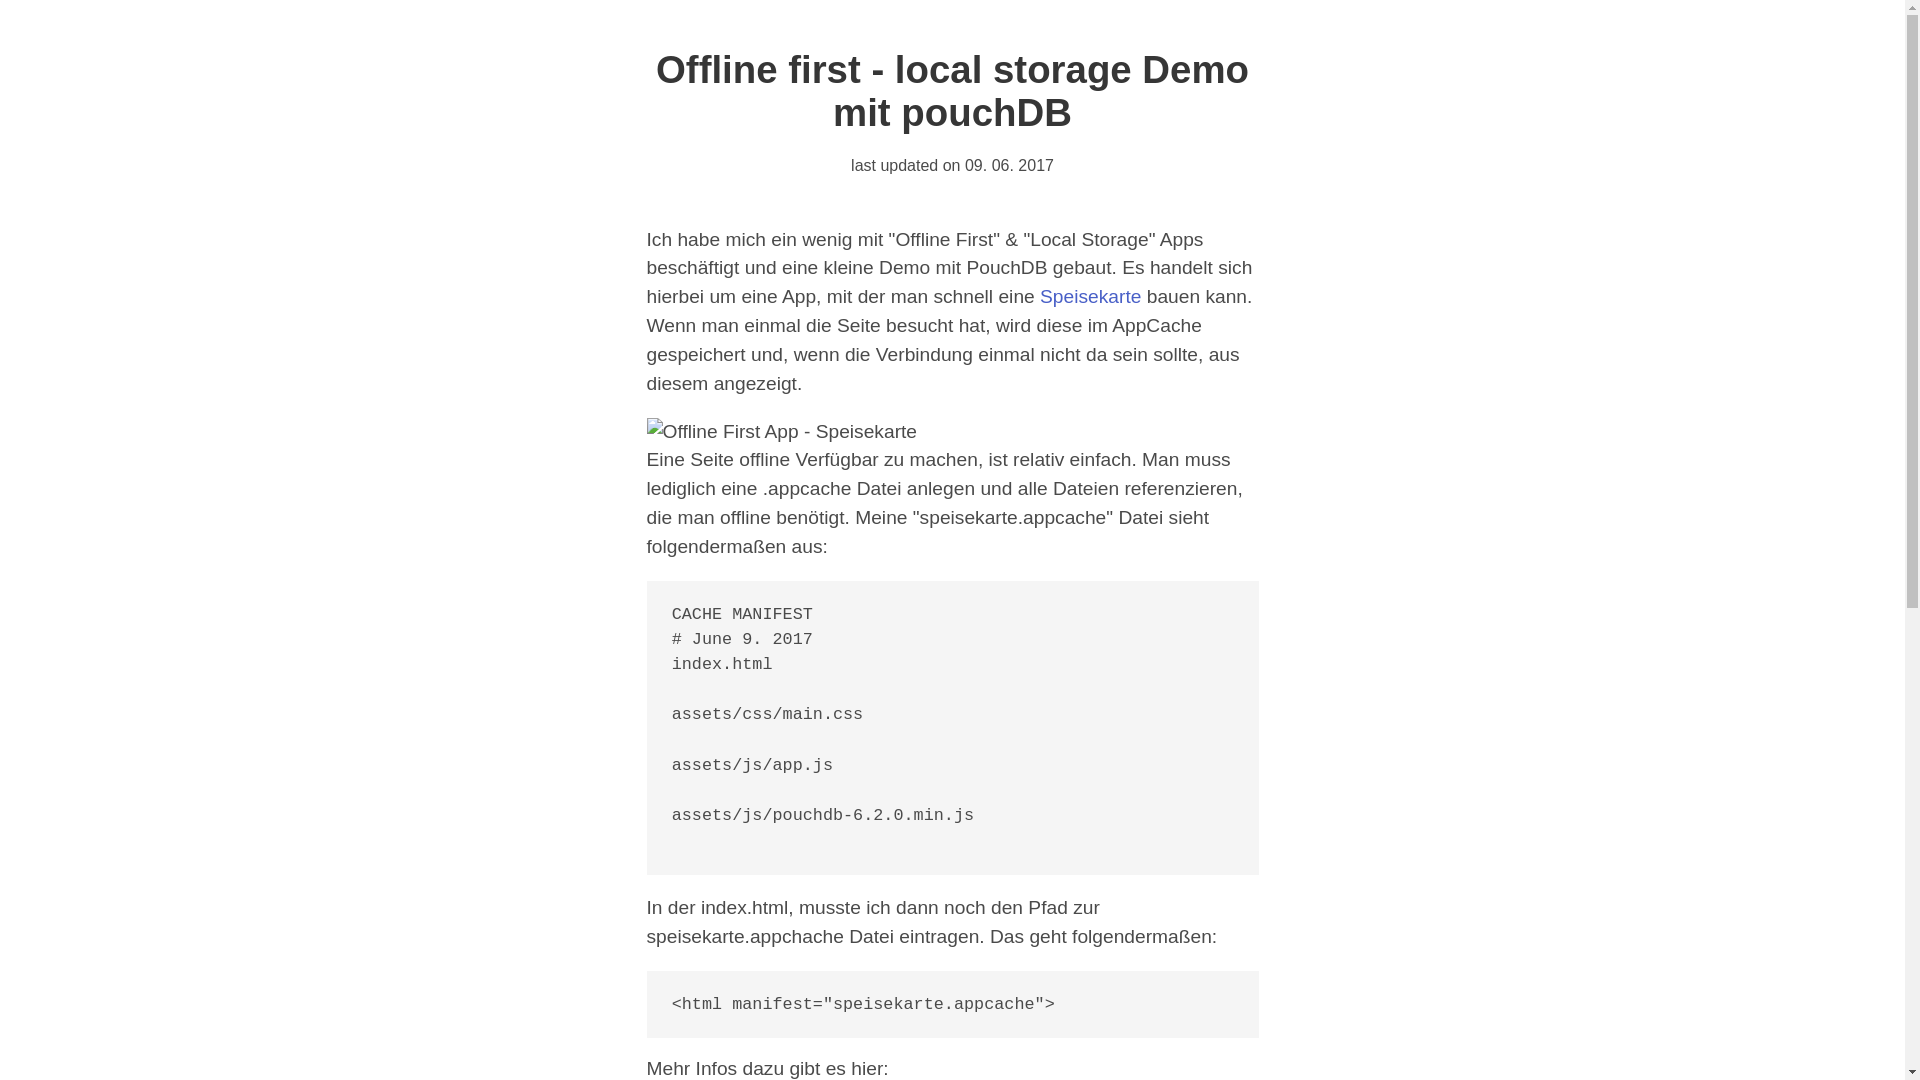 The height and width of the screenshot is (1080, 1920). What do you see at coordinates (1089, 296) in the screenshot?
I see `'Speisekarte'` at bounding box center [1089, 296].